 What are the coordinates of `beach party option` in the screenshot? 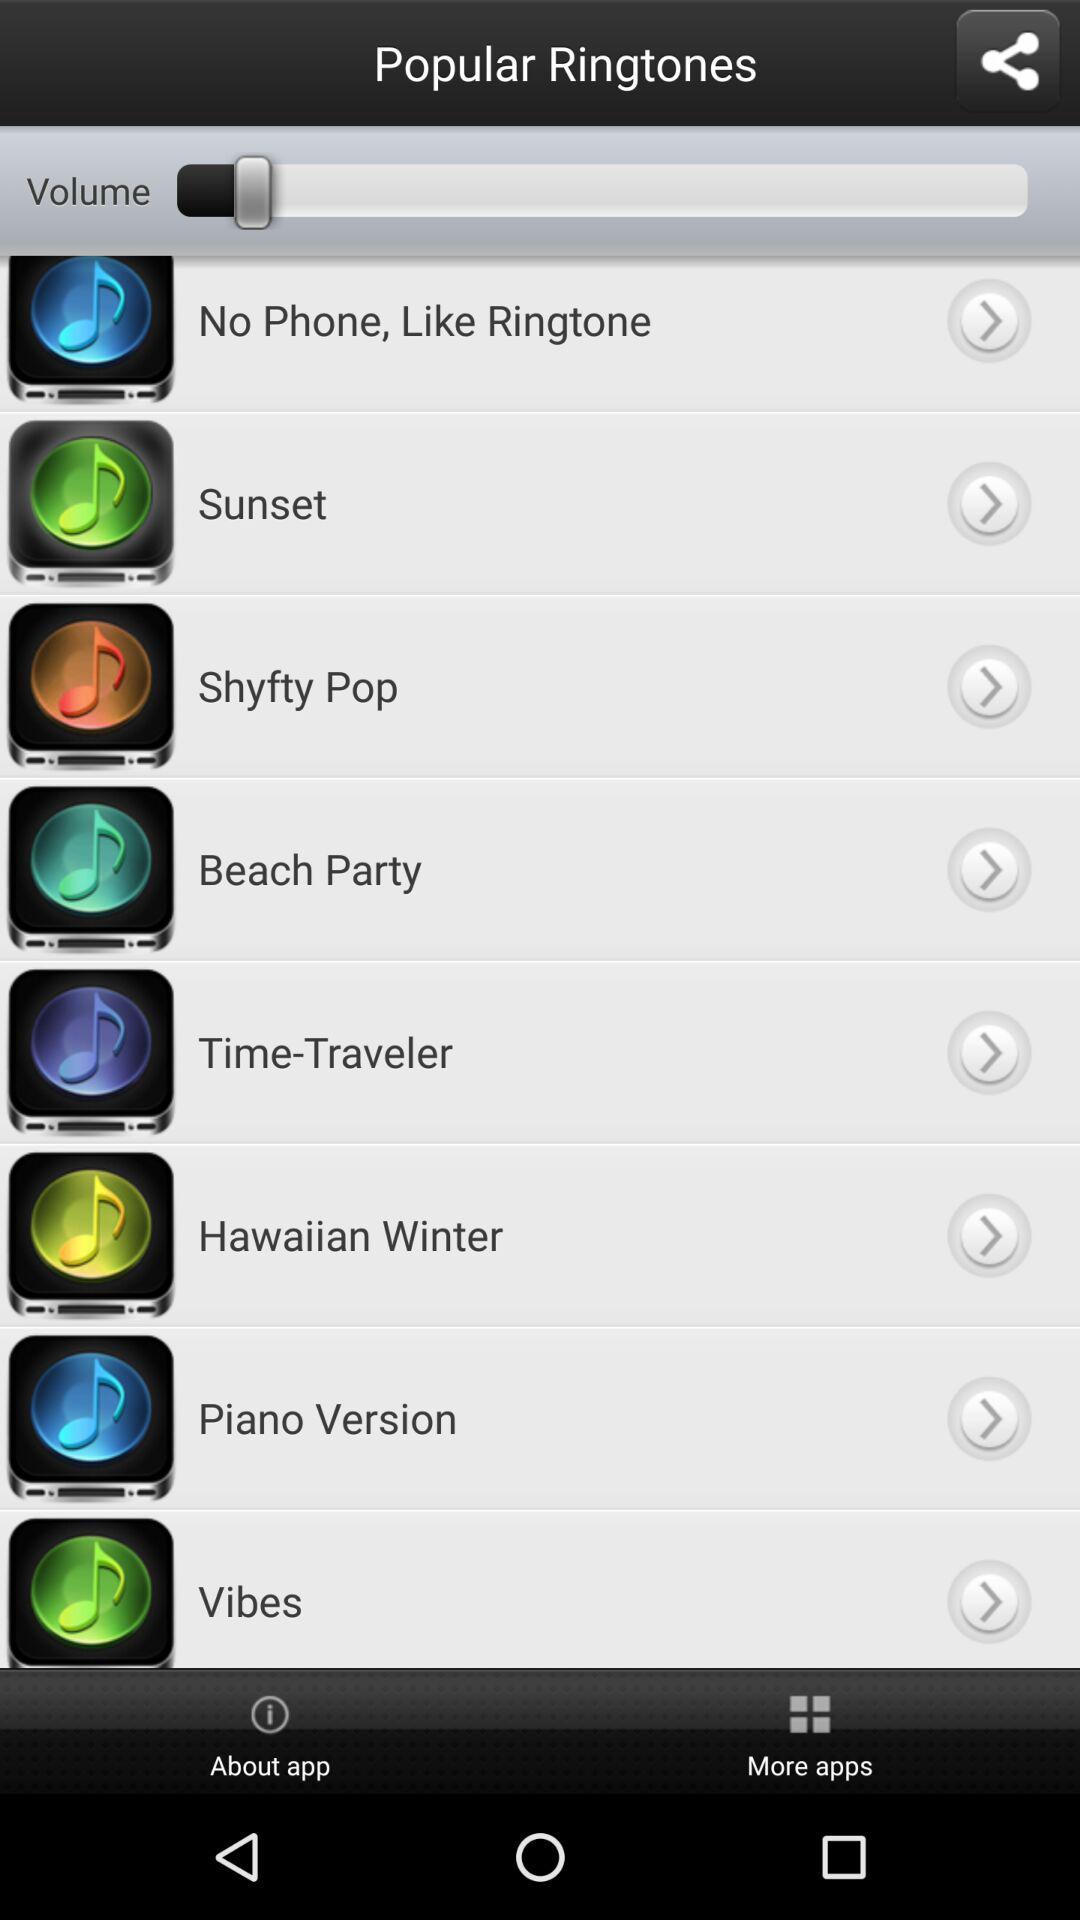 It's located at (987, 868).